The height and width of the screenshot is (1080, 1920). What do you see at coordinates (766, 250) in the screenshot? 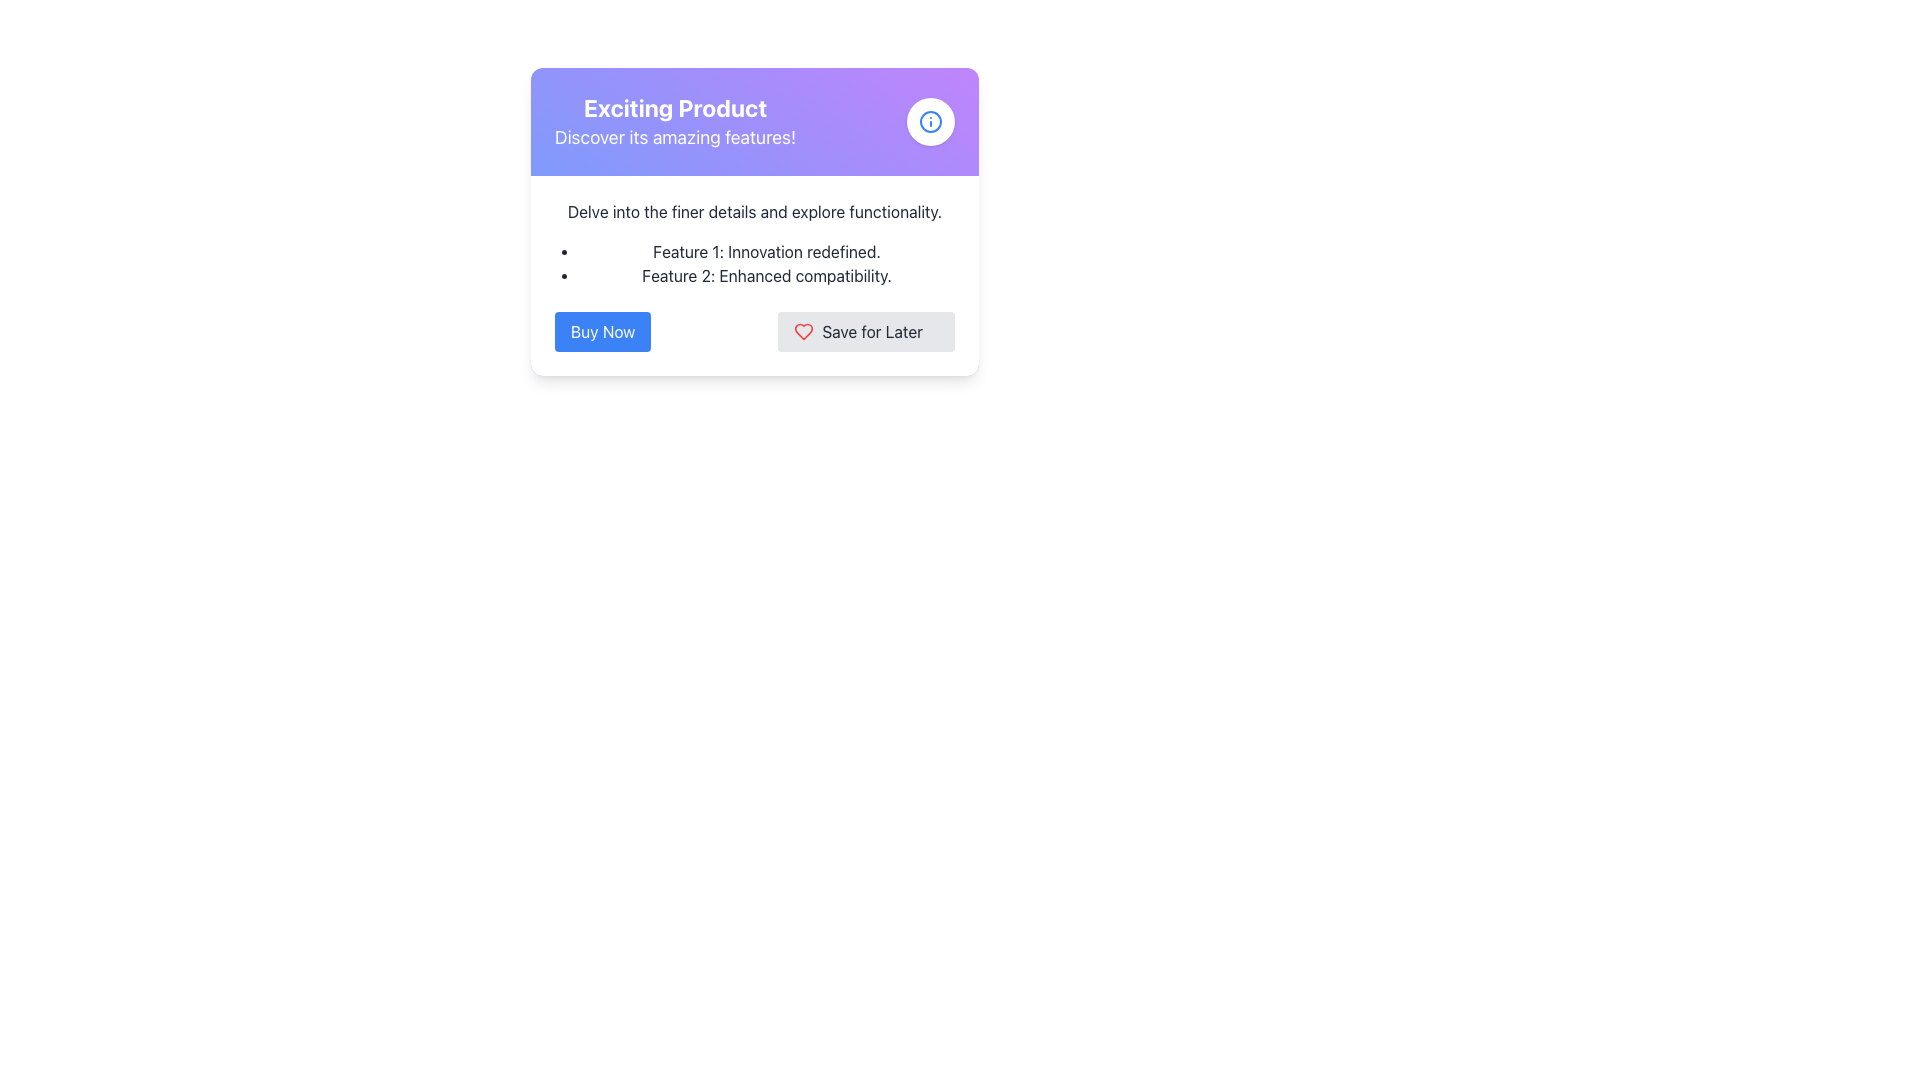
I see `the text element displaying 'Feature 1: Innovation redefined.' which is the first item in the bullet list on the interface card` at bounding box center [766, 250].